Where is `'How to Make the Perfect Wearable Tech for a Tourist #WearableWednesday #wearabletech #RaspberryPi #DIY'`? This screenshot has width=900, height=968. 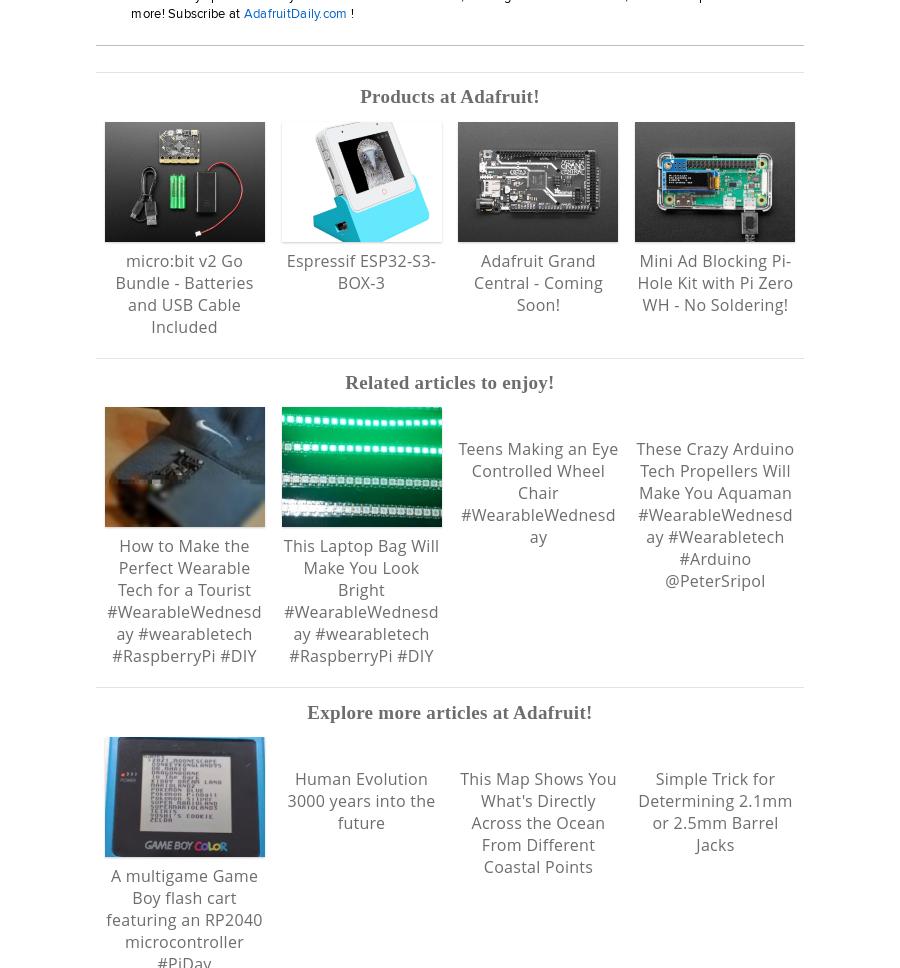 'How to Make the Perfect Wearable Tech for a Tourist #WearableWednesday #wearabletech #RaspberryPi #DIY' is located at coordinates (183, 601).